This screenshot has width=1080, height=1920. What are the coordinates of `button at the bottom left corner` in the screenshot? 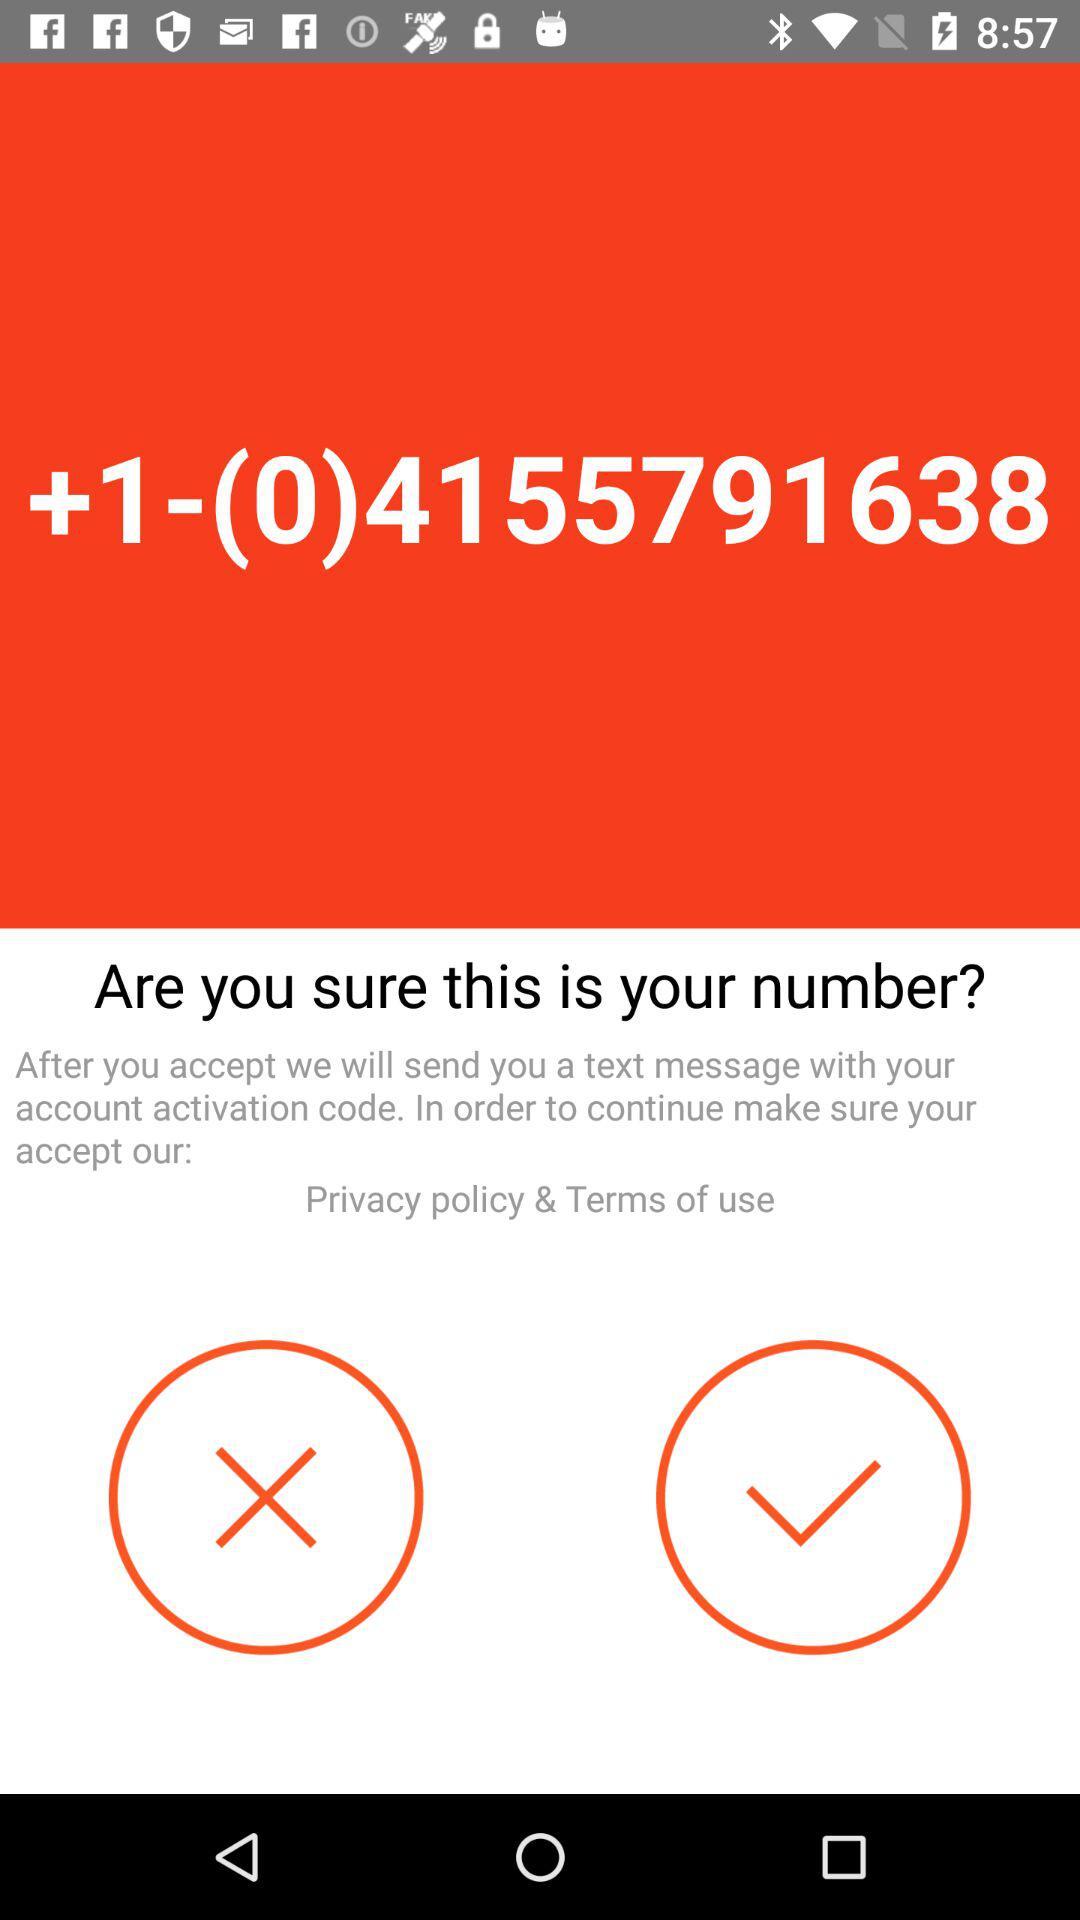 It's located at (265, 1497).